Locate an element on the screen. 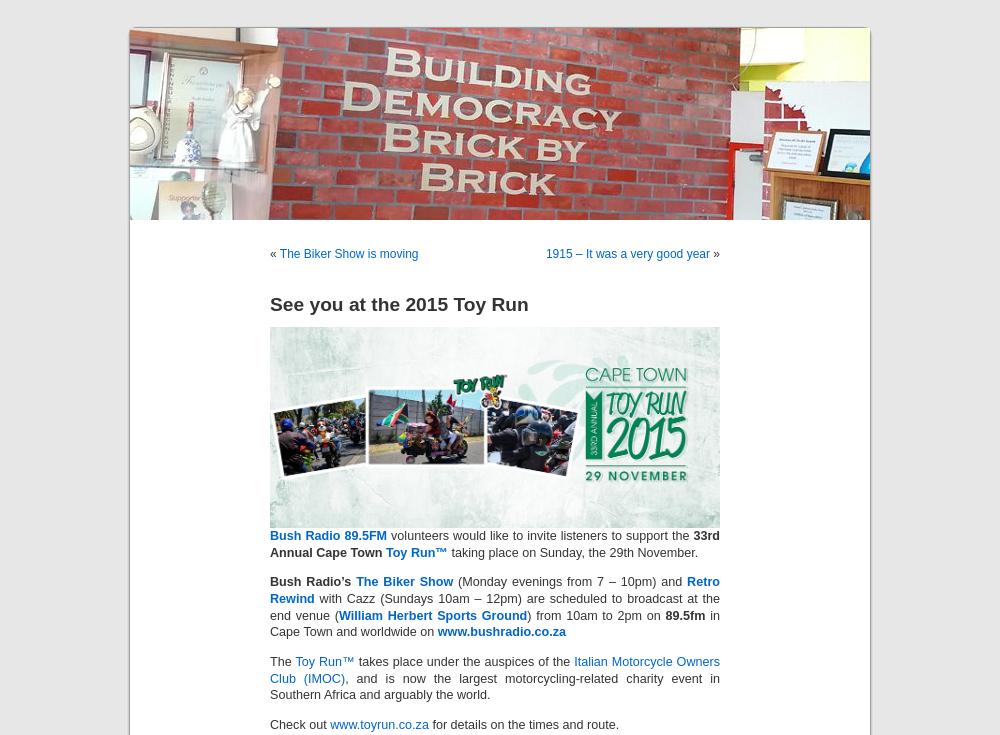  'in Cape Town and worldwide on' is located at coordinates (494, 623).